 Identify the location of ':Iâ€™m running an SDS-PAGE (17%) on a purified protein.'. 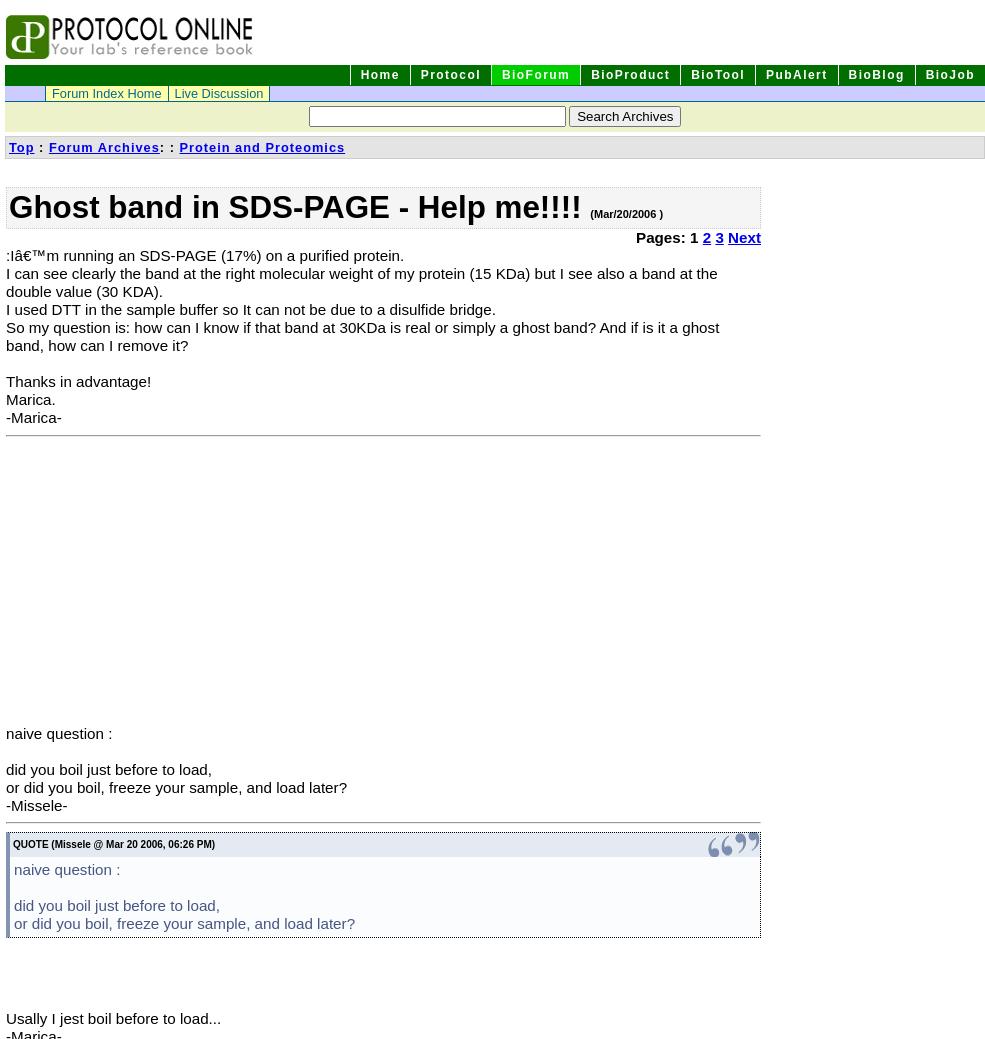
(203, 255).